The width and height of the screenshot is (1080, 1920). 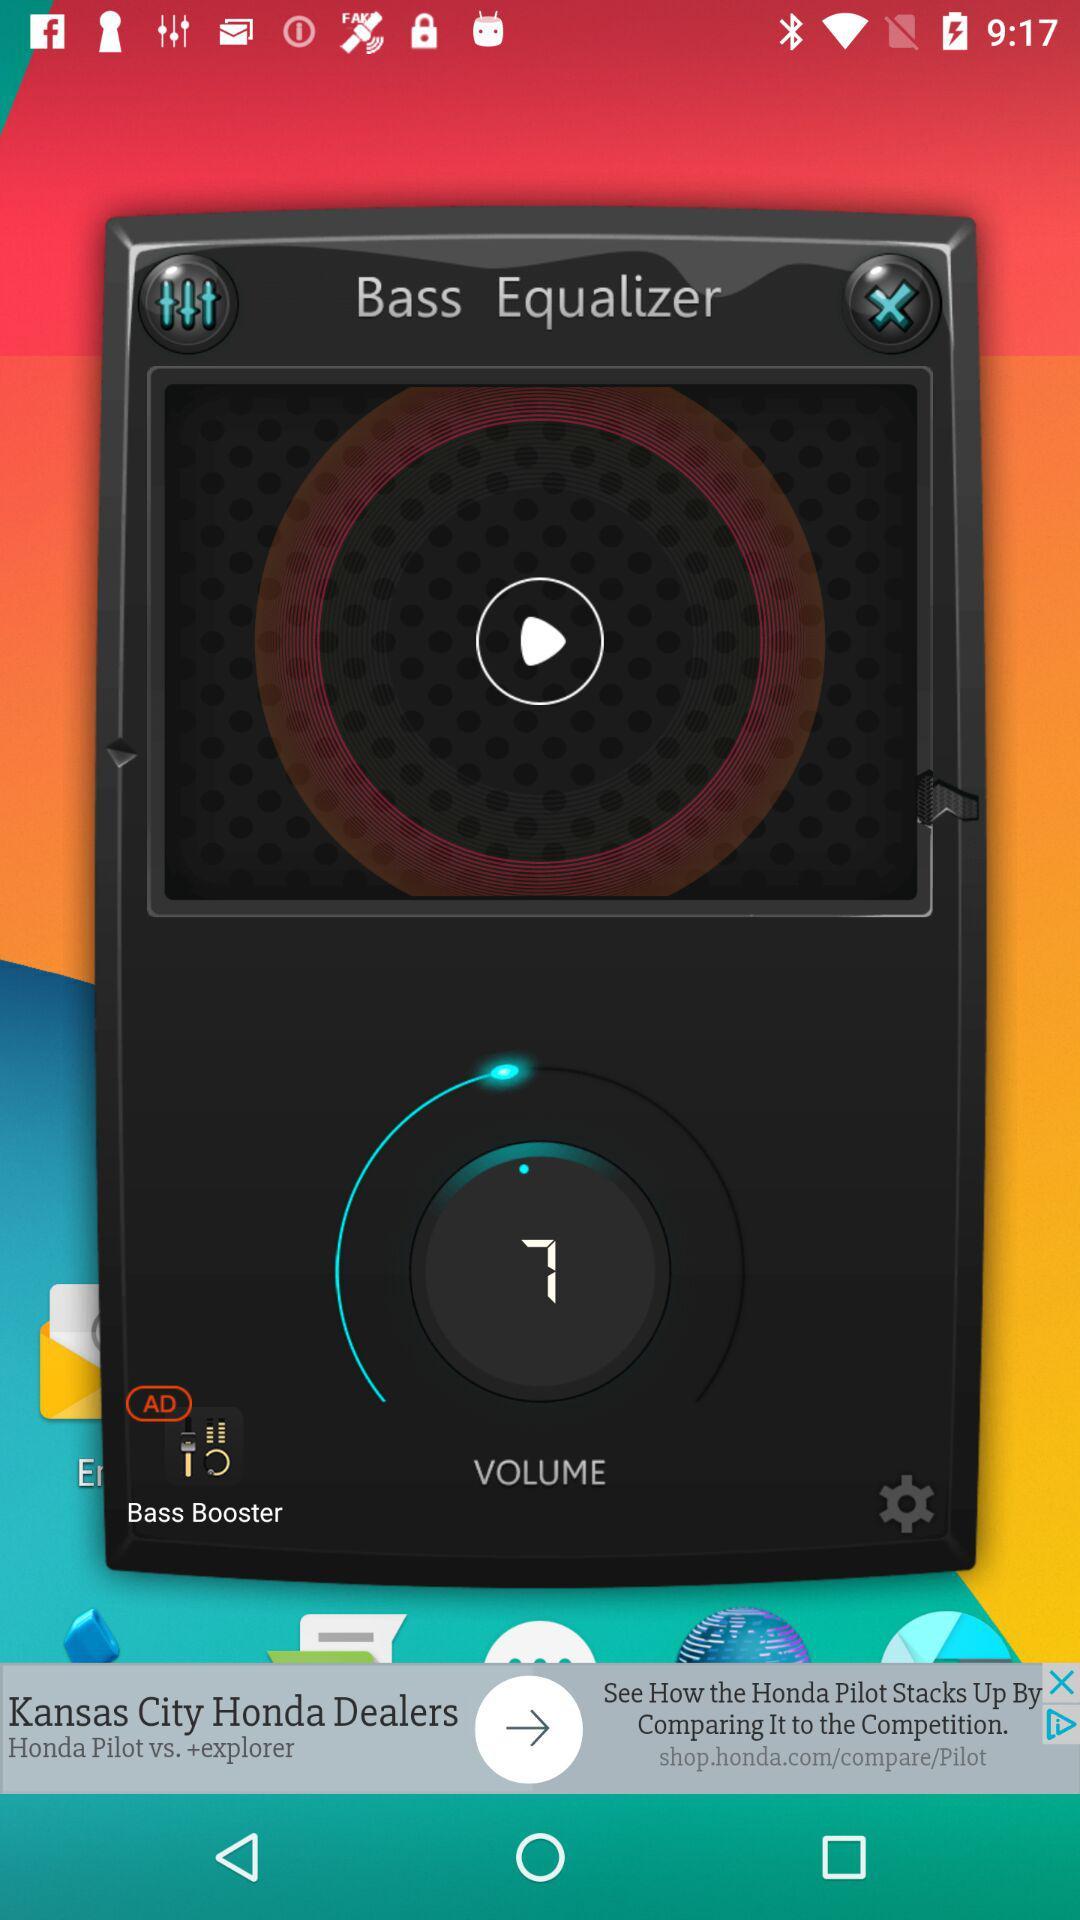 I want to click on the settings icon, so click(x=906, y=1505).